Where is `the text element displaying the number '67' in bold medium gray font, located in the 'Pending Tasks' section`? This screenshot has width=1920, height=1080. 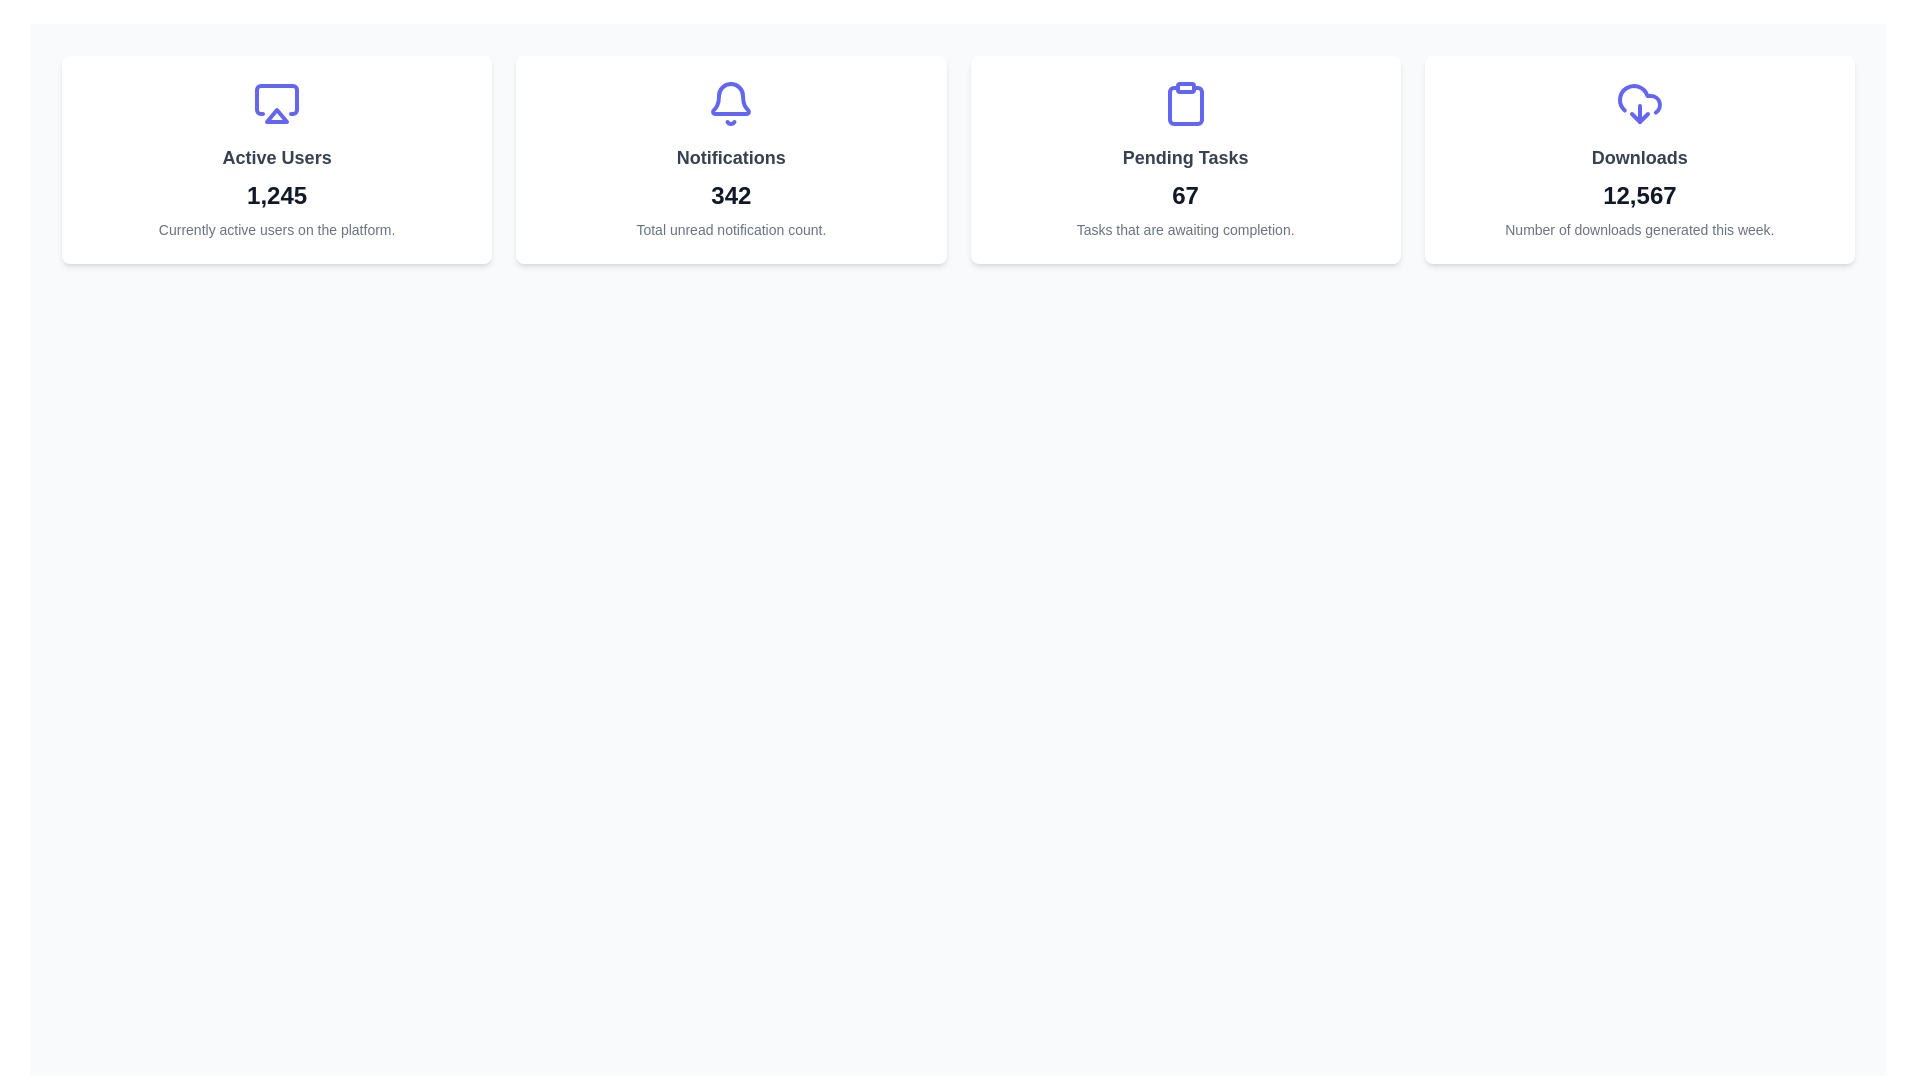 the text element displaying the number '67' in bold medium gray font, located in the 'Pending Tasks' section is located at coordinates (1185, 196).